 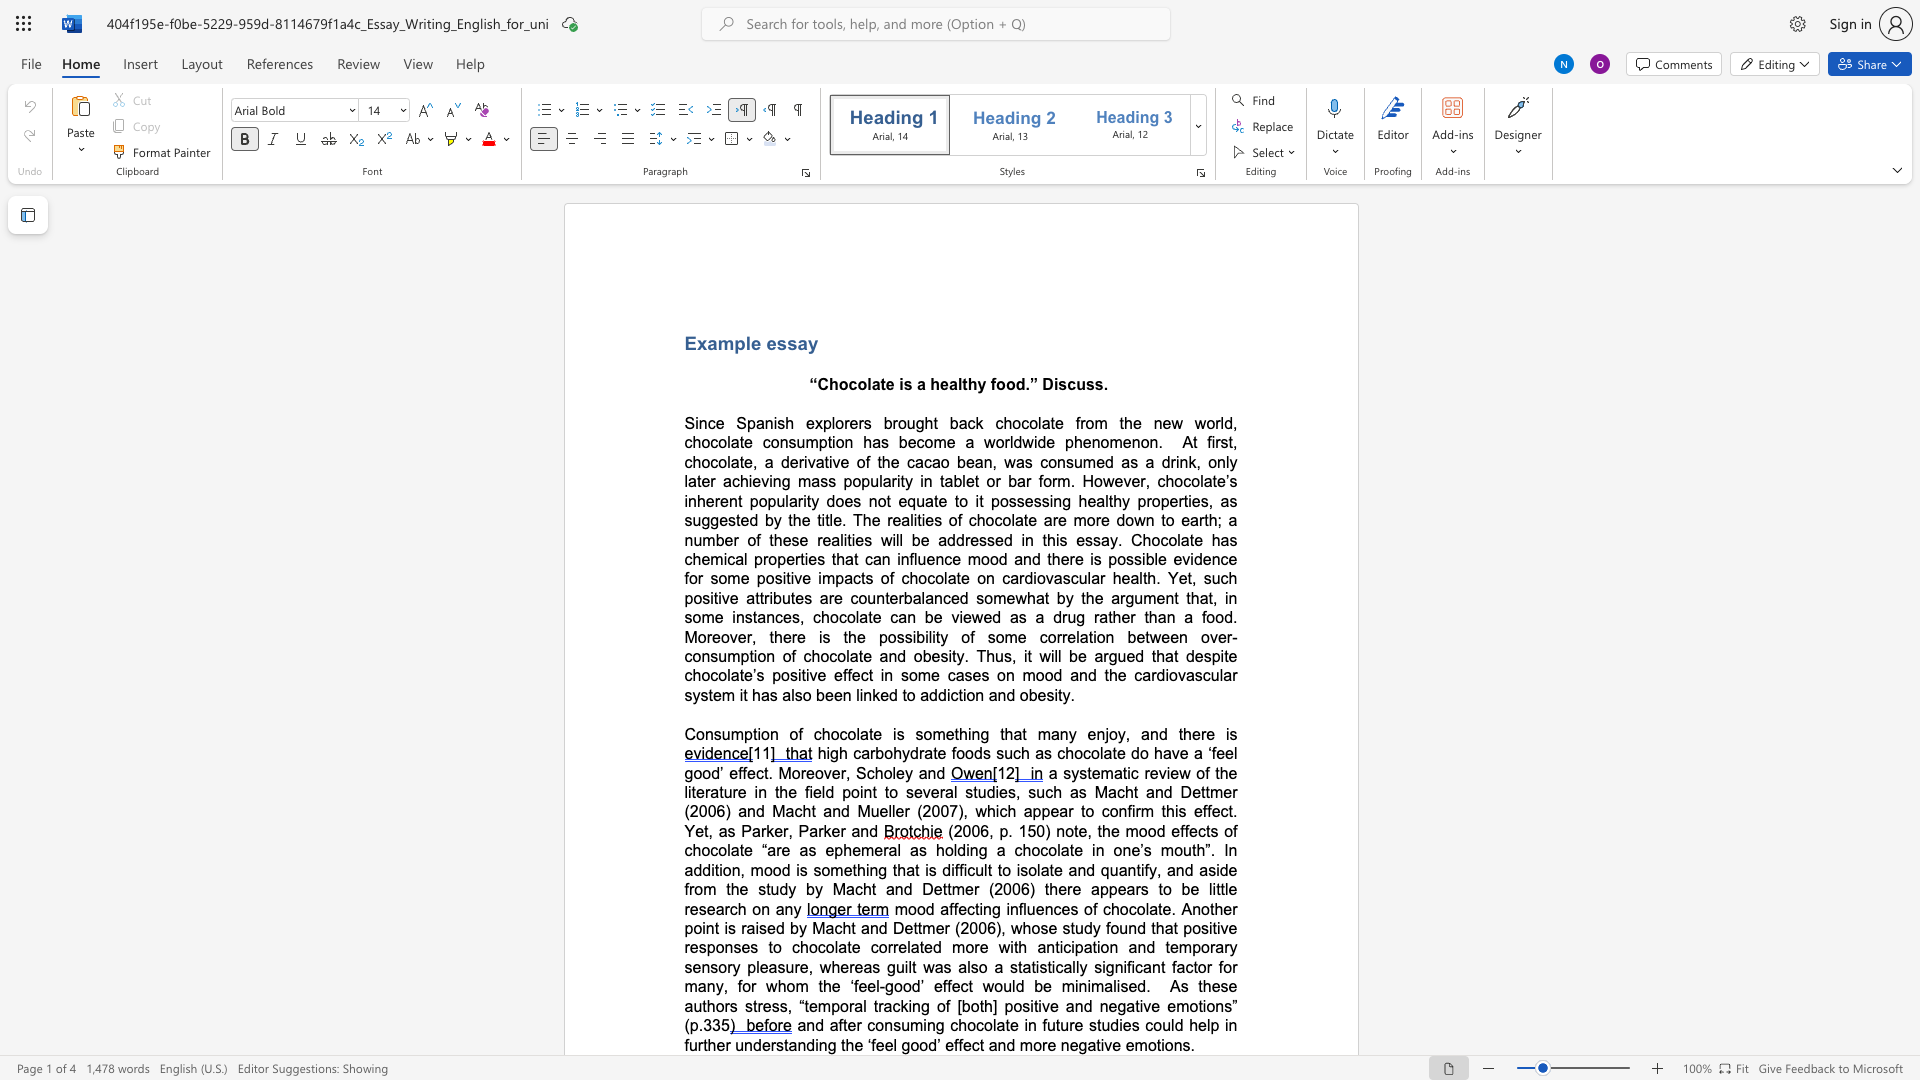 What do you see at coordinates (1056, 753) in the screenshot?
I see `the subset text "chocolate do have" within the text "high carbohydrate foods such as chocolate do have a ‘feel good’ effect. Moreover, Scholey and"` at bounding box center [1056, 753].